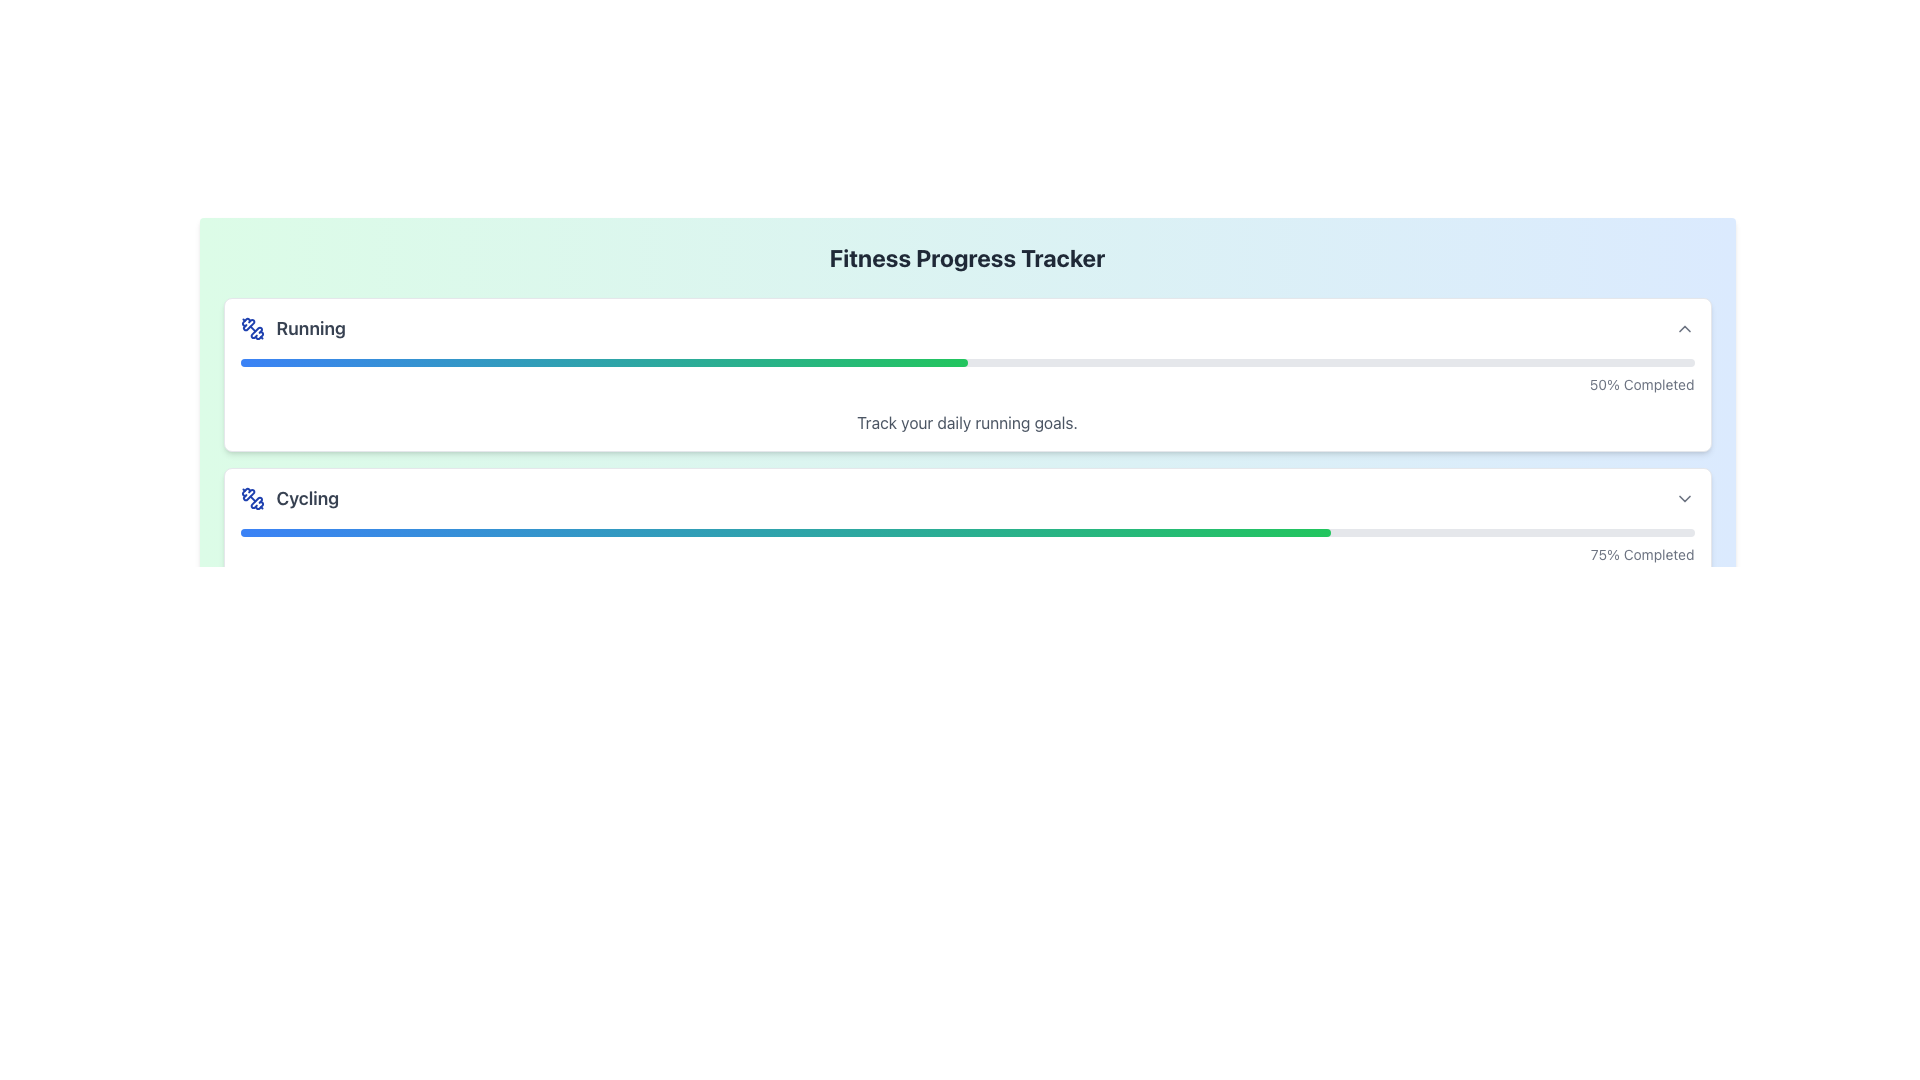  I want to click on the Cycling activity icon in the progress tracker interface, located to the left of the 'Cycling' text, so click(251, 497).